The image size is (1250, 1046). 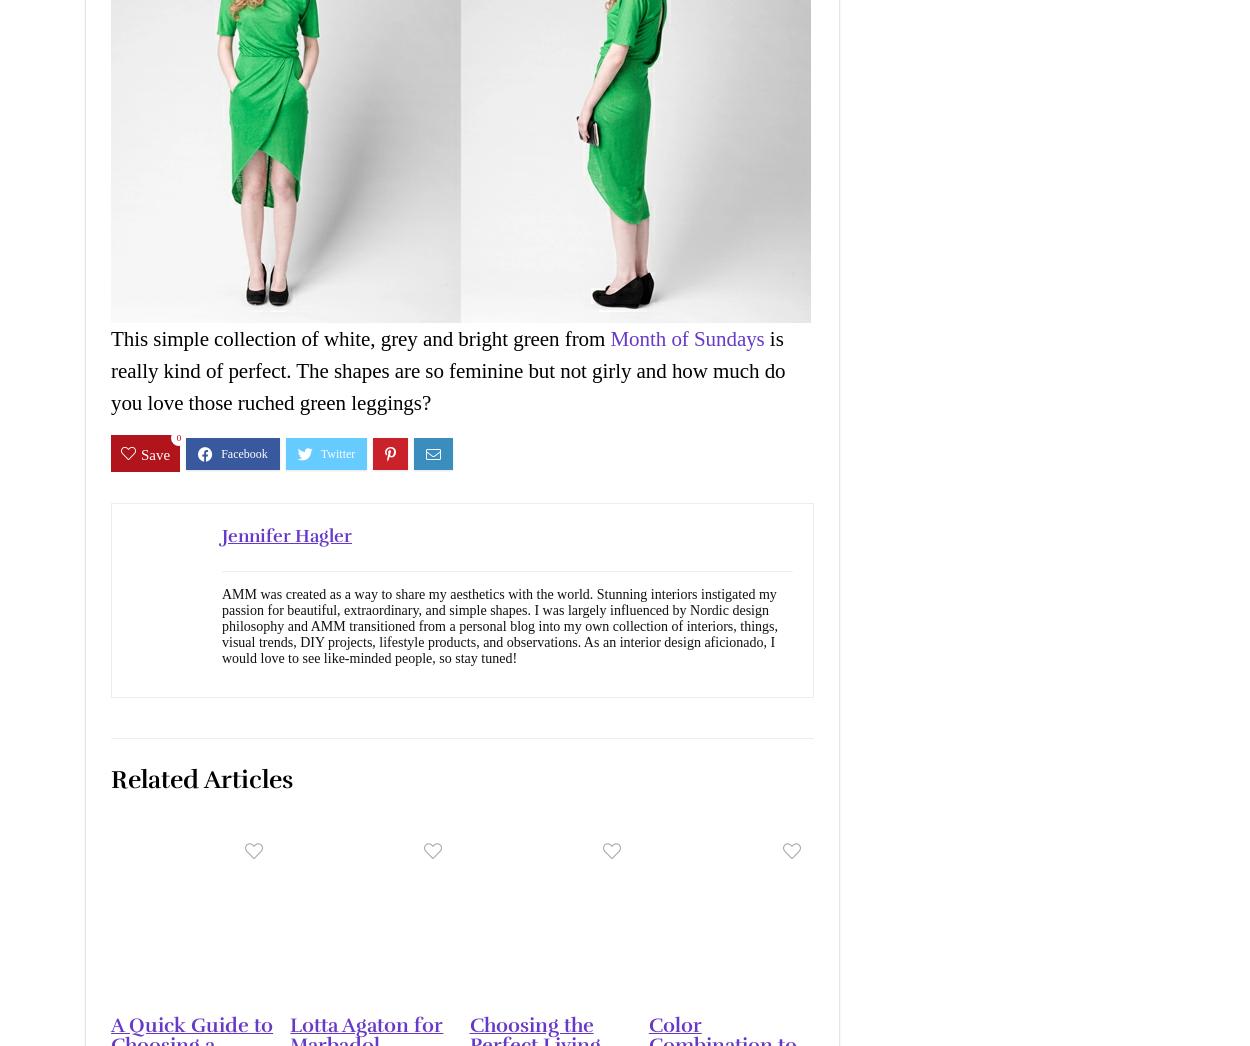 What do you see at coordinates (201, 778) in the screenshot?
I see `'Related Articles'` at bounding box center [201, 778].